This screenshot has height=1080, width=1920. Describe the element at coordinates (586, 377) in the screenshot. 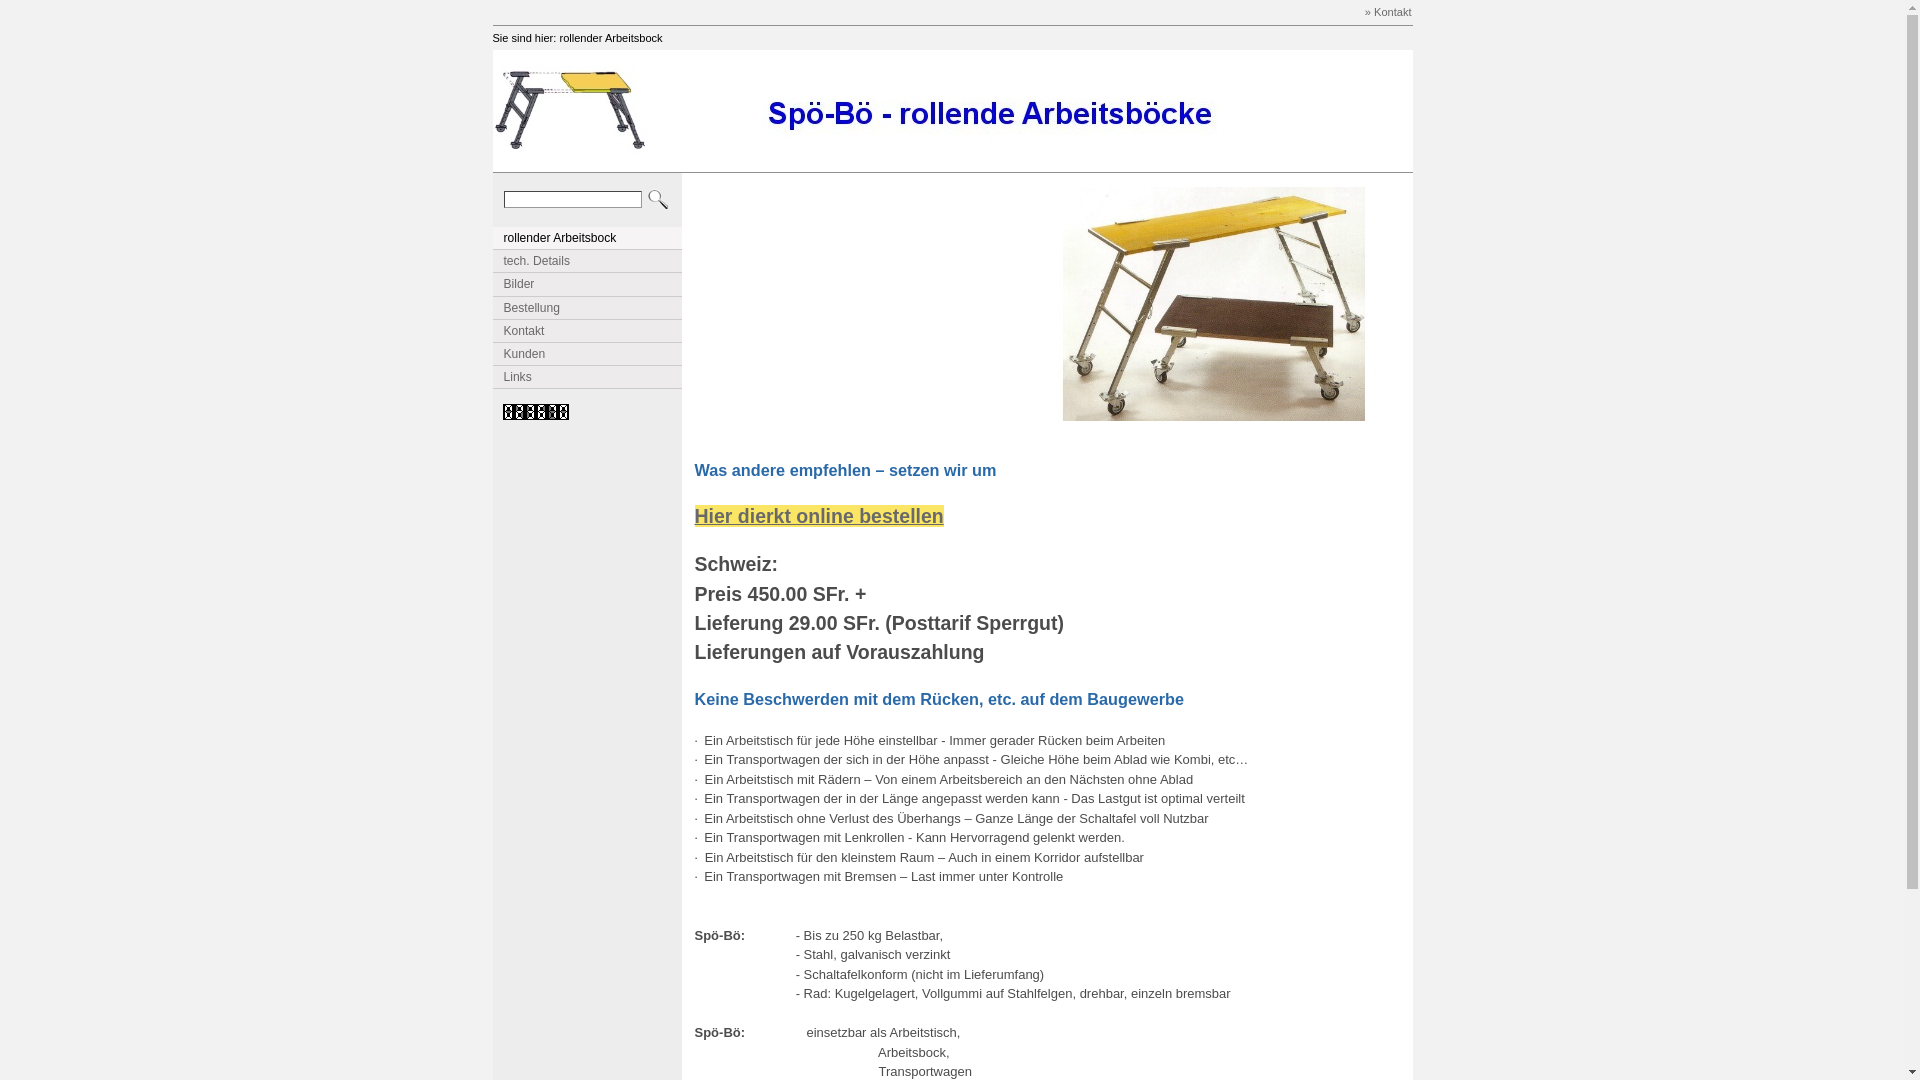

I see `'Links'` at that location.